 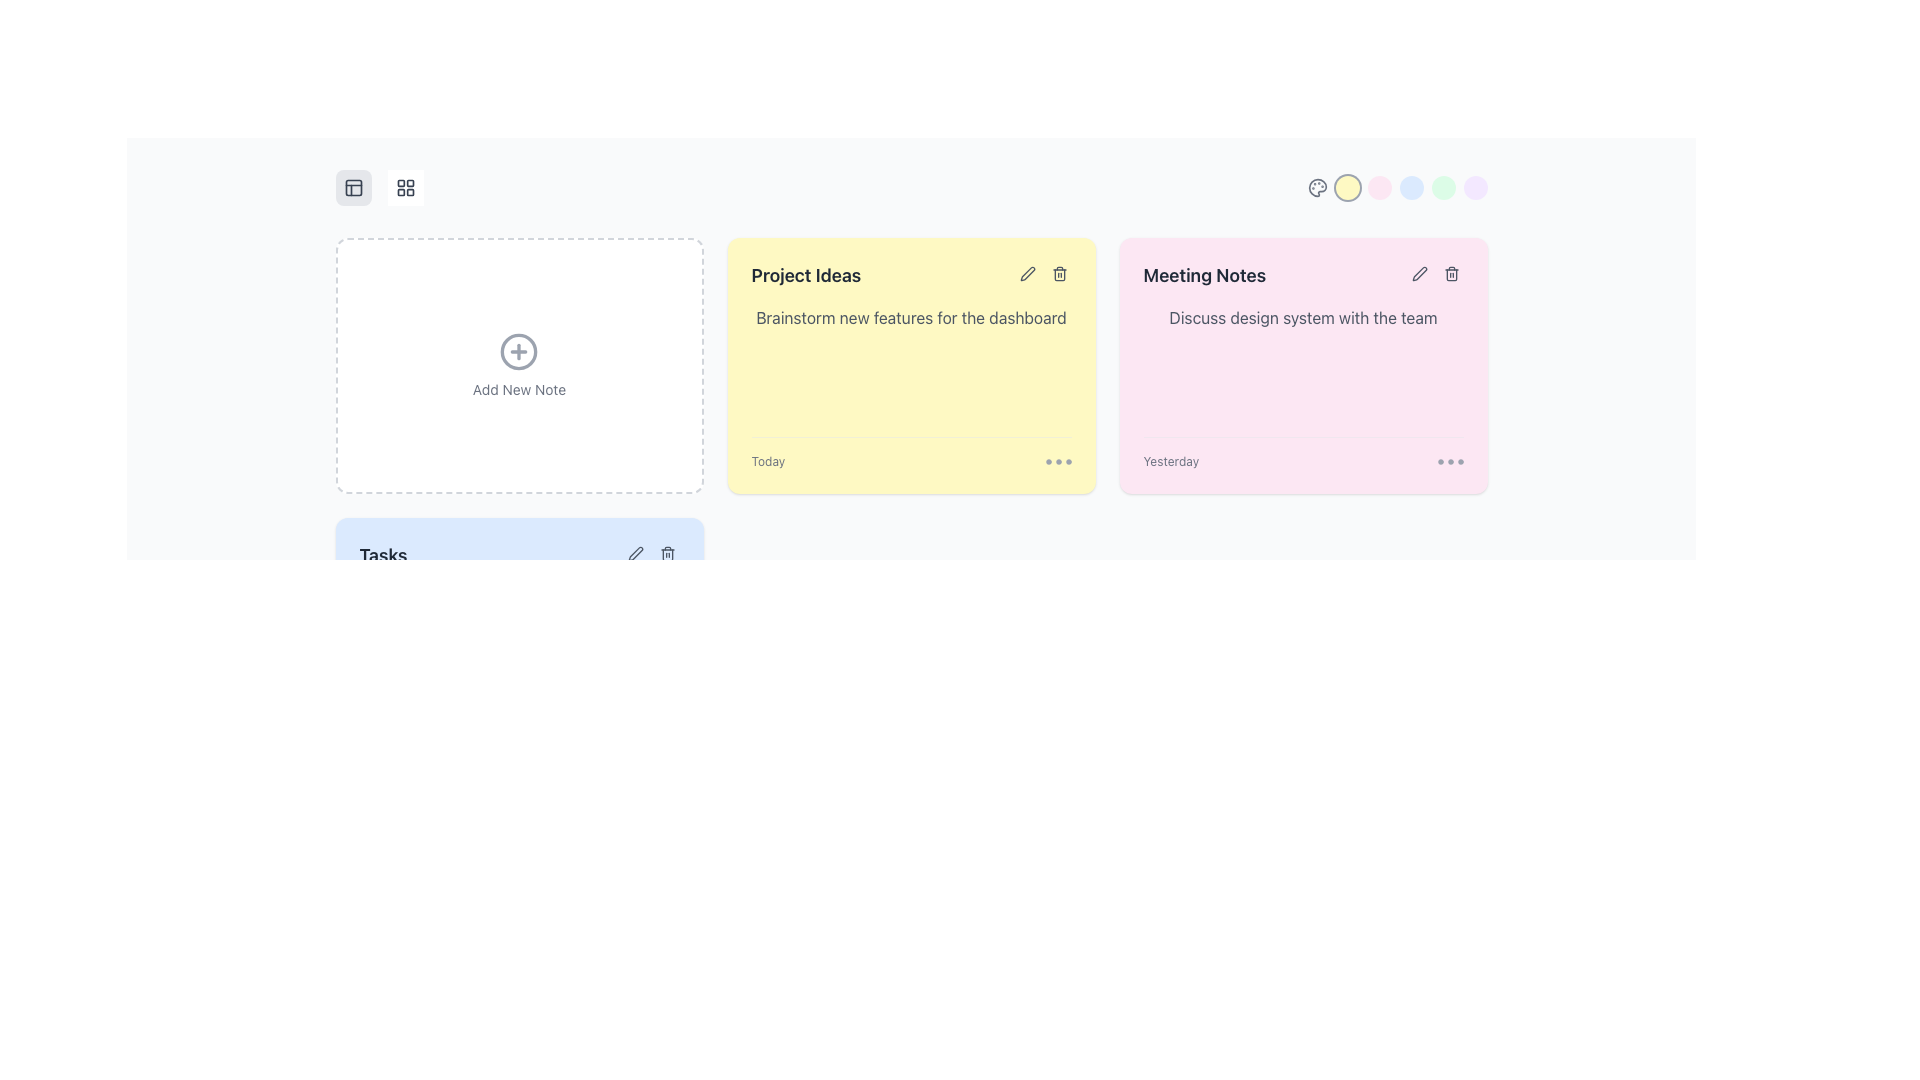 What do you see at coordinates (1027, 273) in the screenshot?
I see `the pen icon button located at the top-right section of the yellow 'Project Ideas' card` at bounding box center [1027, 273].